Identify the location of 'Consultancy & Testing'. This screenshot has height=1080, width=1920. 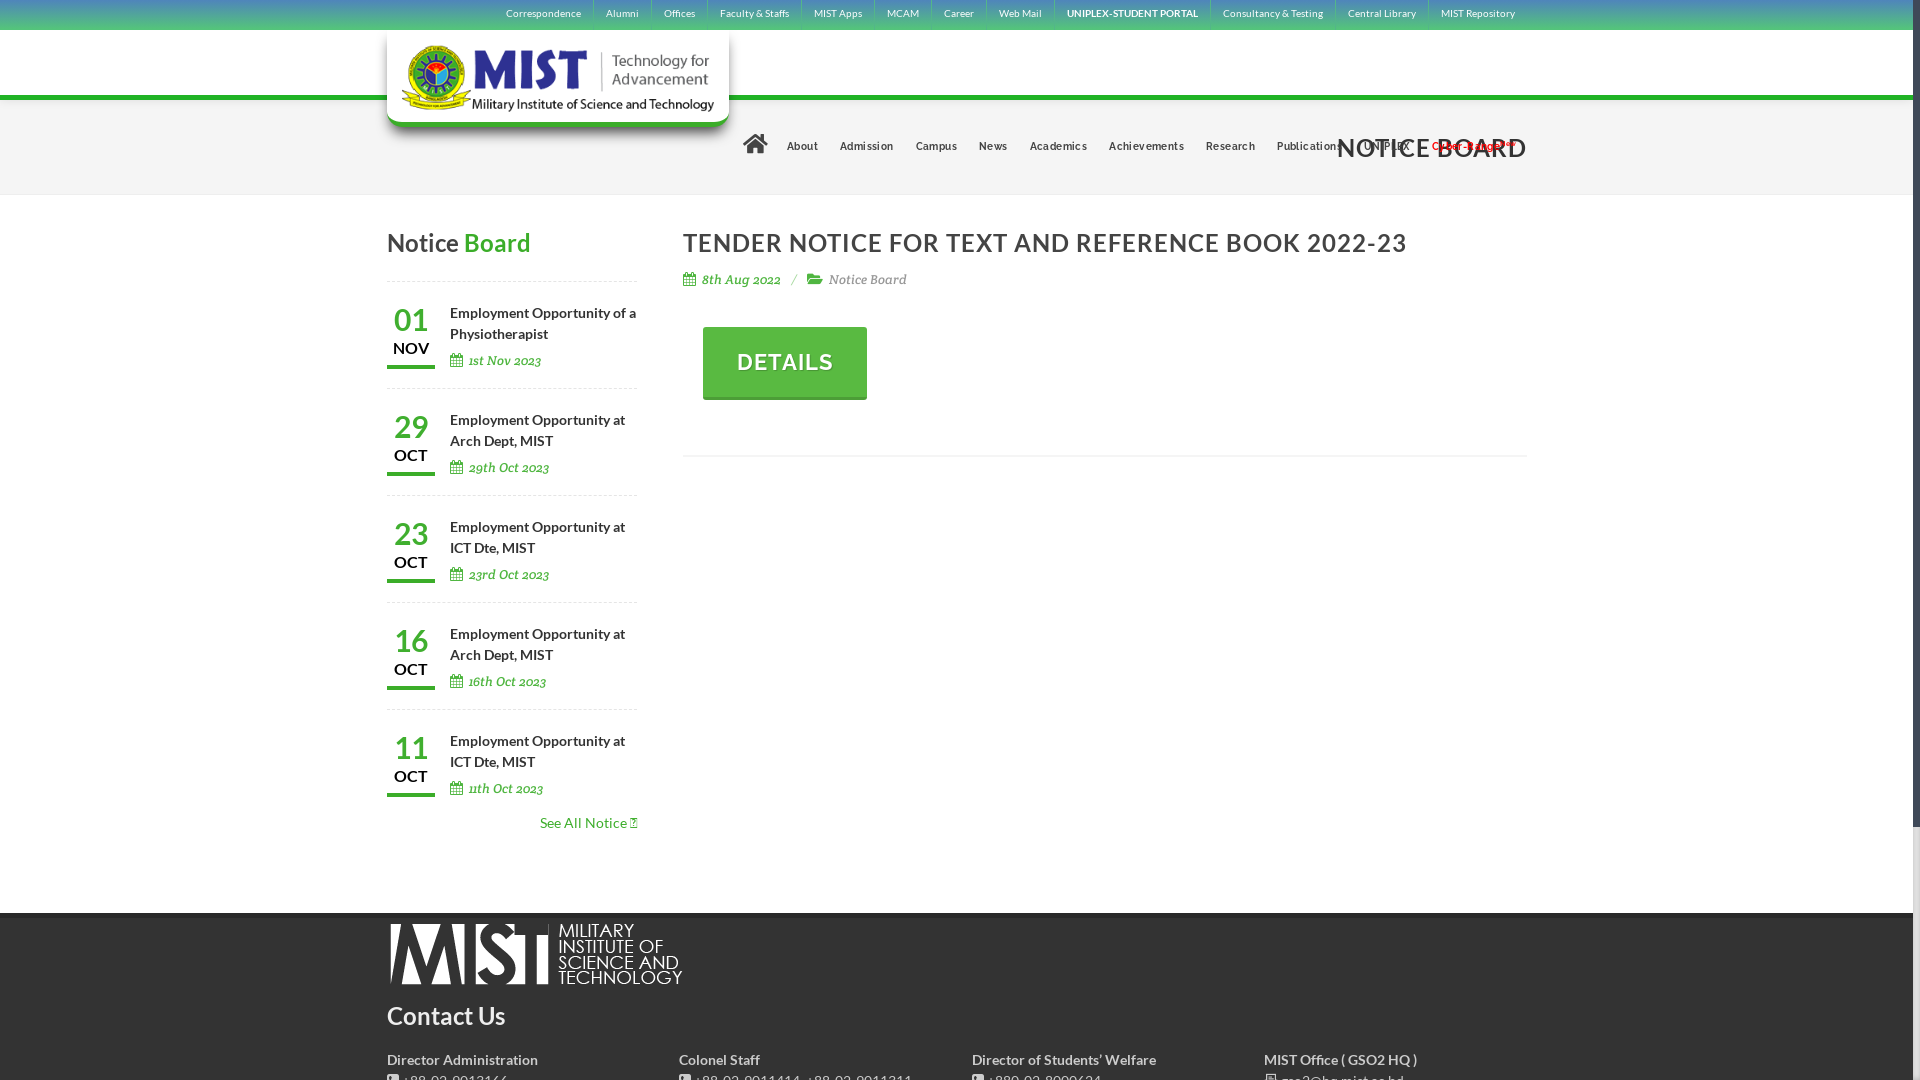
(1271, 15).